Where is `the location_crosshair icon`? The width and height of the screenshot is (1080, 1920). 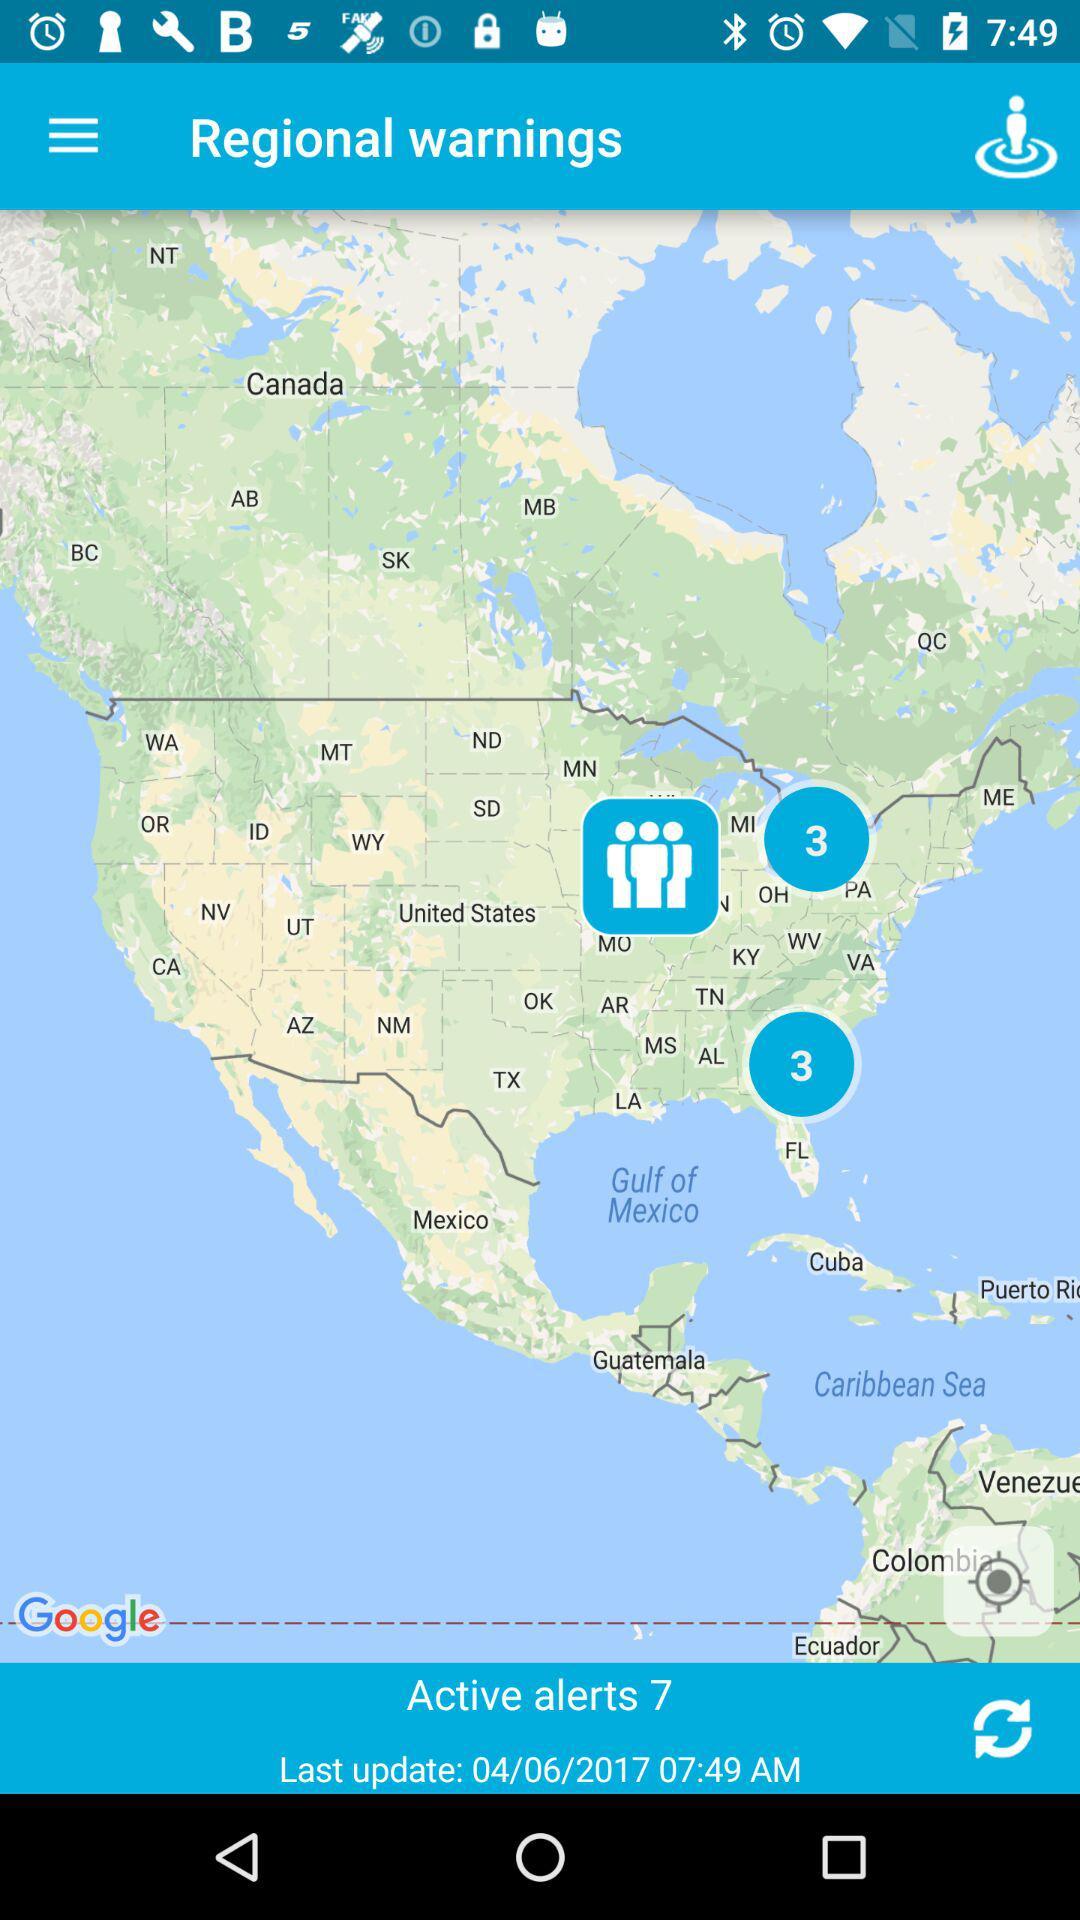 the location_crosshair icon is located at coordinates (998, 1580).